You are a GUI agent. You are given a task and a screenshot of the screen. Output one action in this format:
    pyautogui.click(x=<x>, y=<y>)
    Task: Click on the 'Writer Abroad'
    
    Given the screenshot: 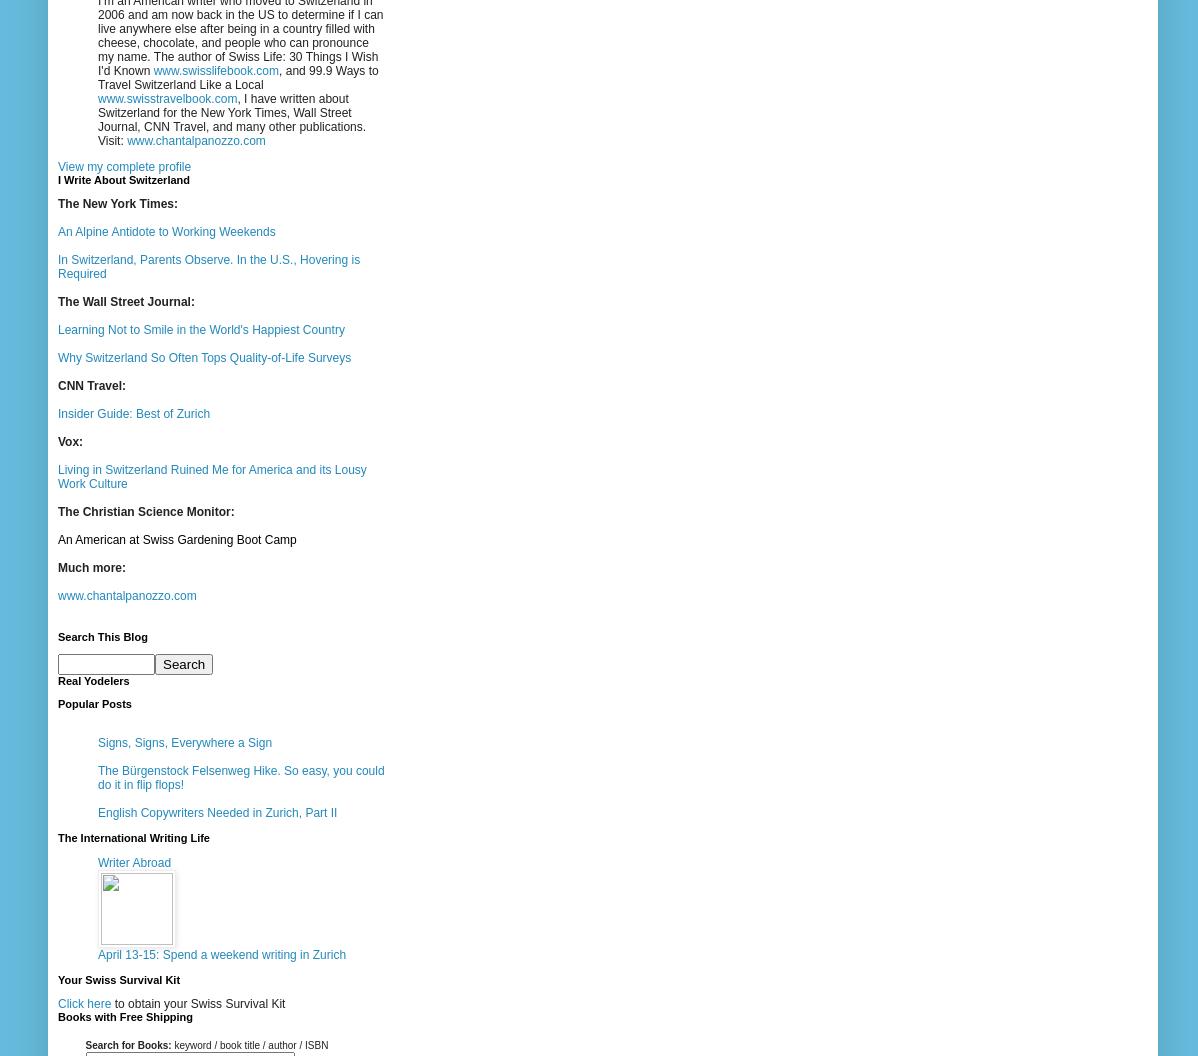 What is the action you would take?
    pyautogui.click(x=97, y=861)
    